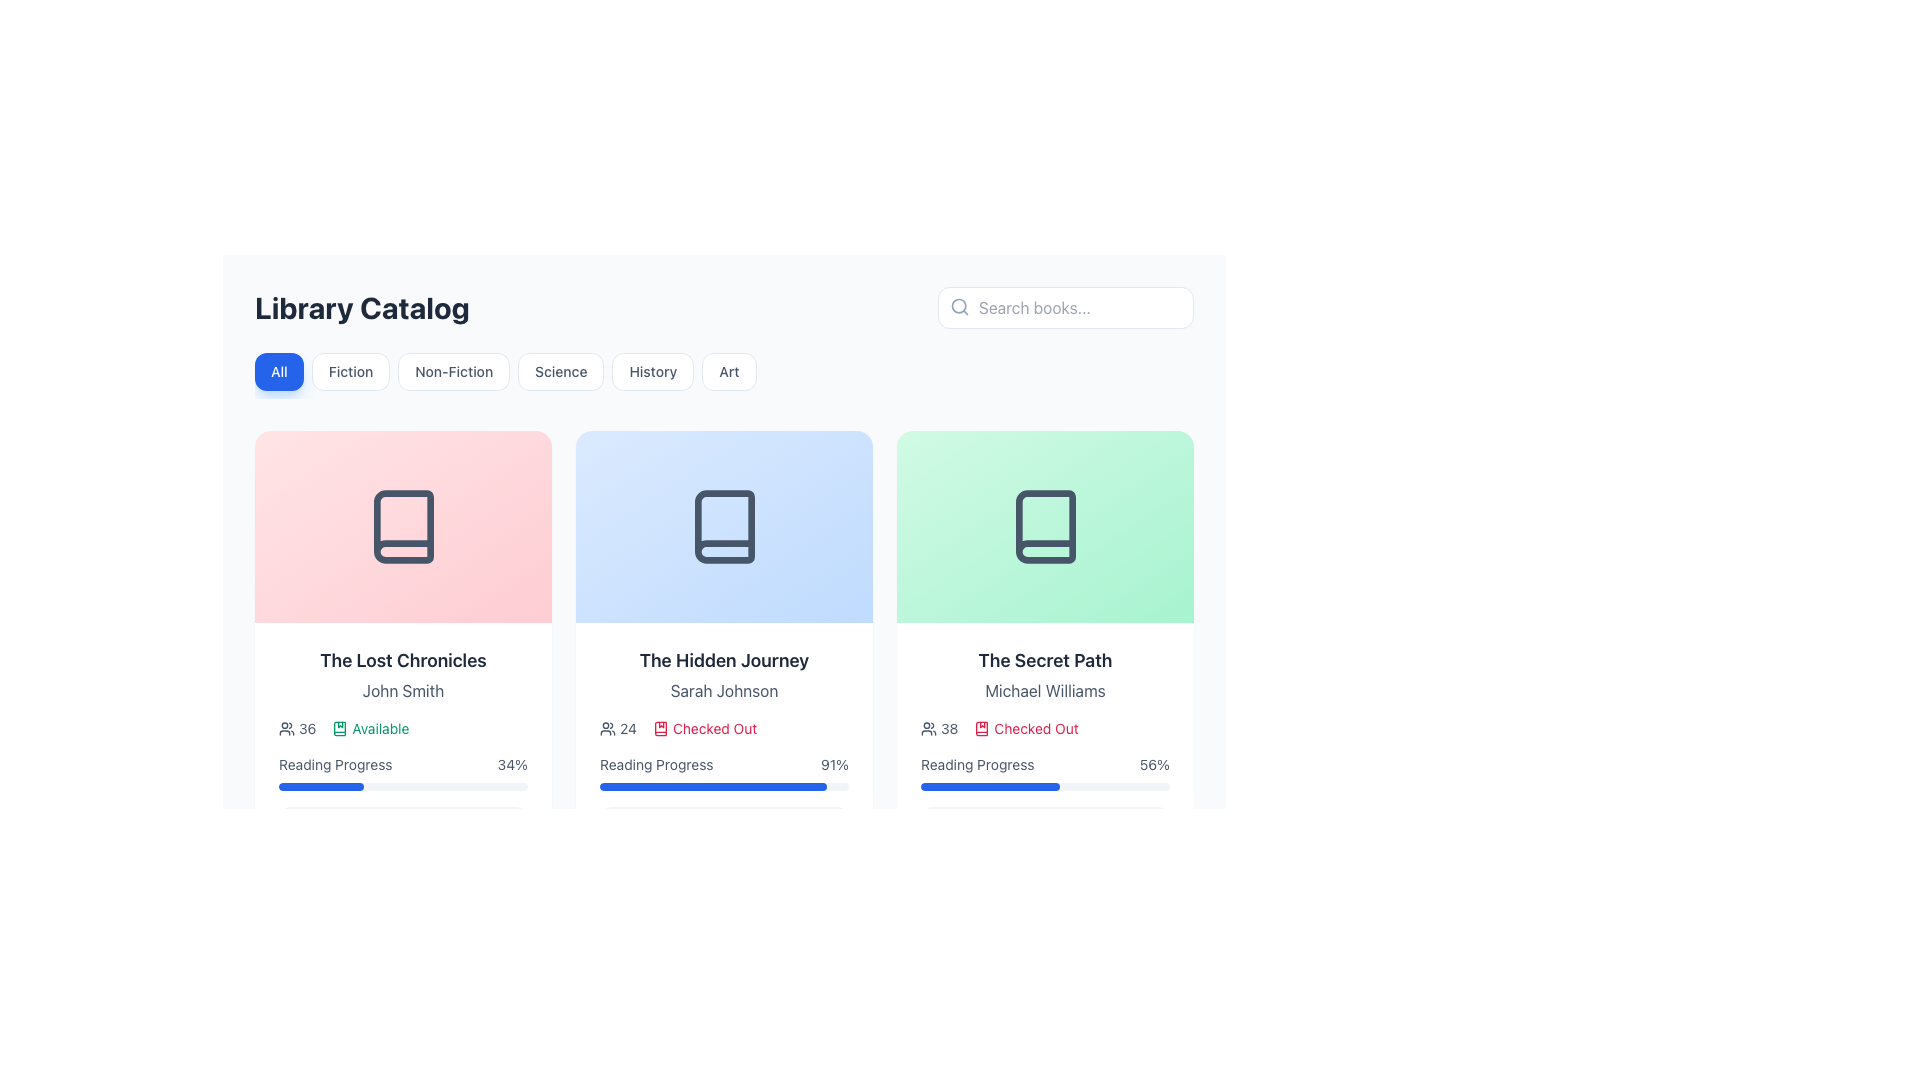 The width and height of the screenshot is (1920, 1080). Describe the element at coordinates (728, 371) in the screenshot. I see `the 'Art' button, which is the last button in a horizontal group of six buttons, to filter content` at that location.